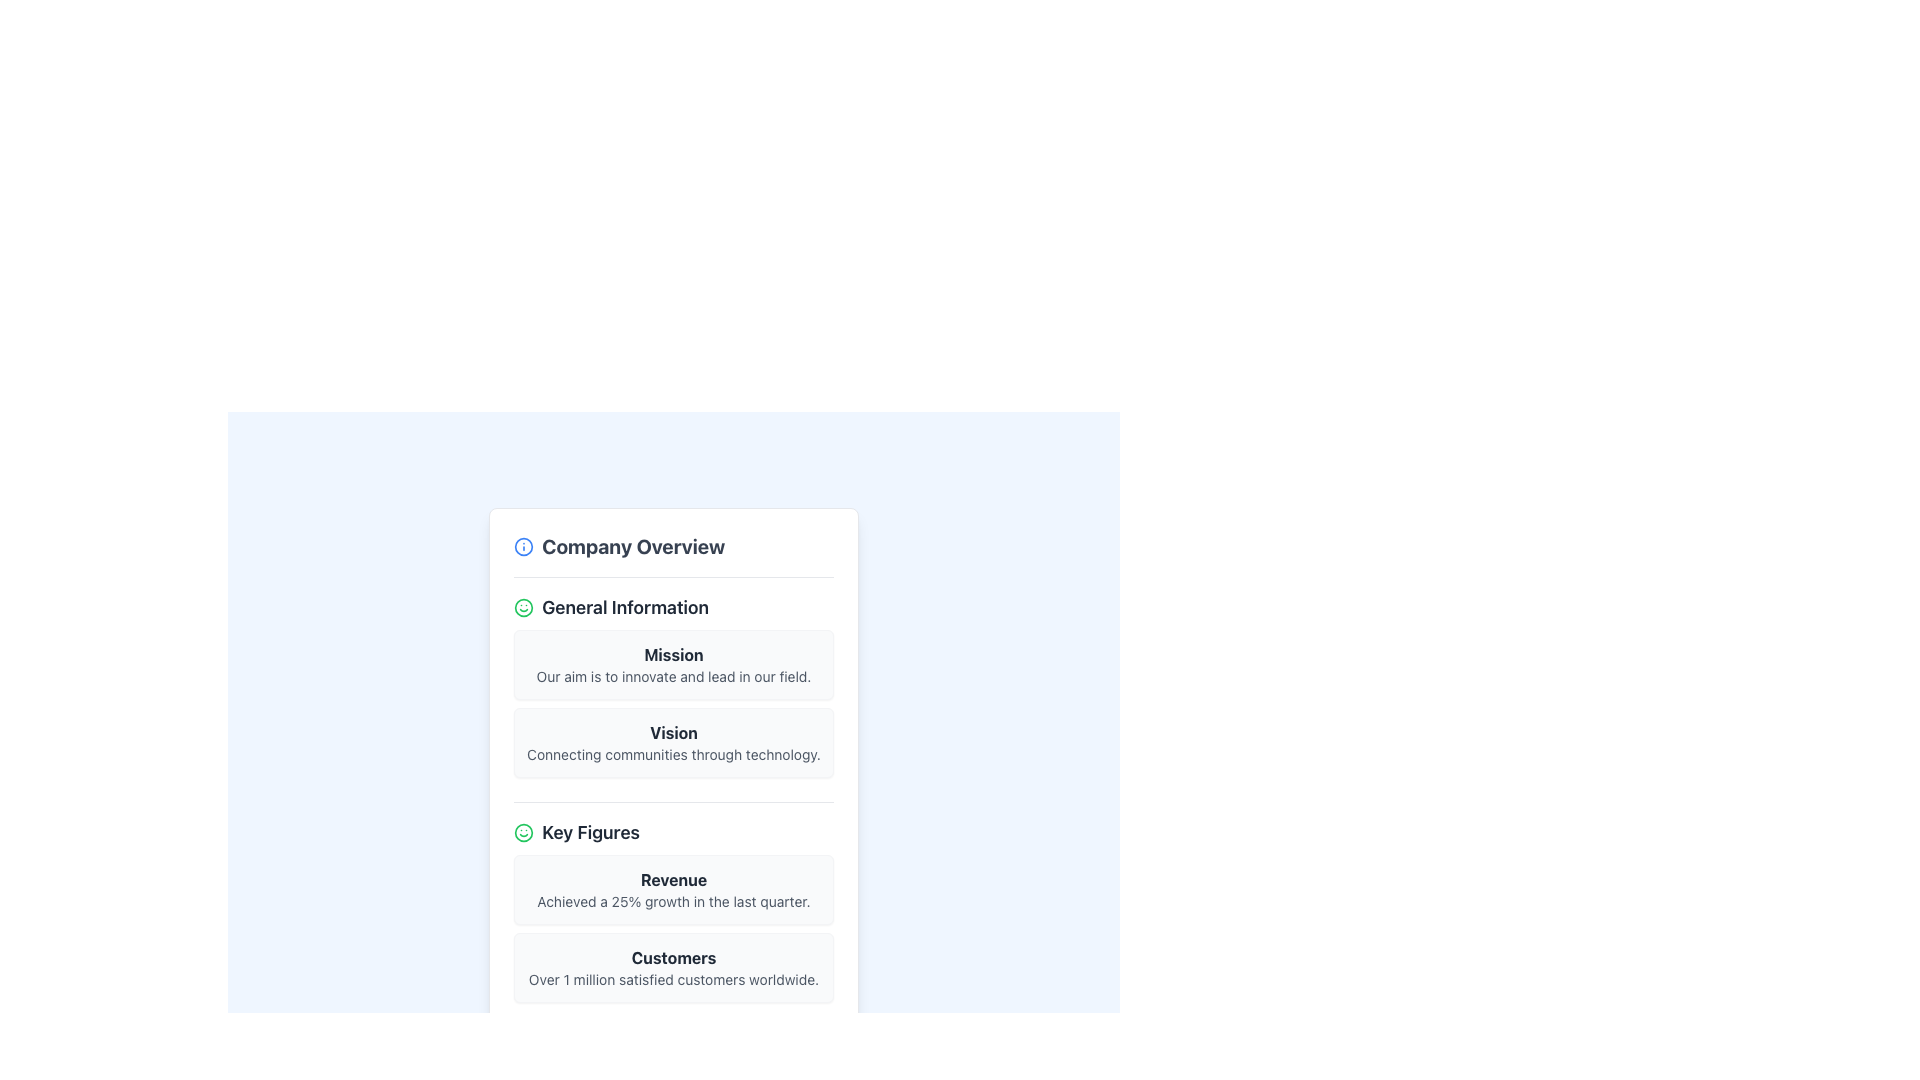 The height and width of the screenshot is (1080, 1920). What do you see at coordinates (673, 978) in the screenshot?
I see `descriptive text 'Over 1 million satisfied customers worldwide.' located in the 'Customers' section, which is styled with a small text size and gray font color` at bounding box center [673, 978].